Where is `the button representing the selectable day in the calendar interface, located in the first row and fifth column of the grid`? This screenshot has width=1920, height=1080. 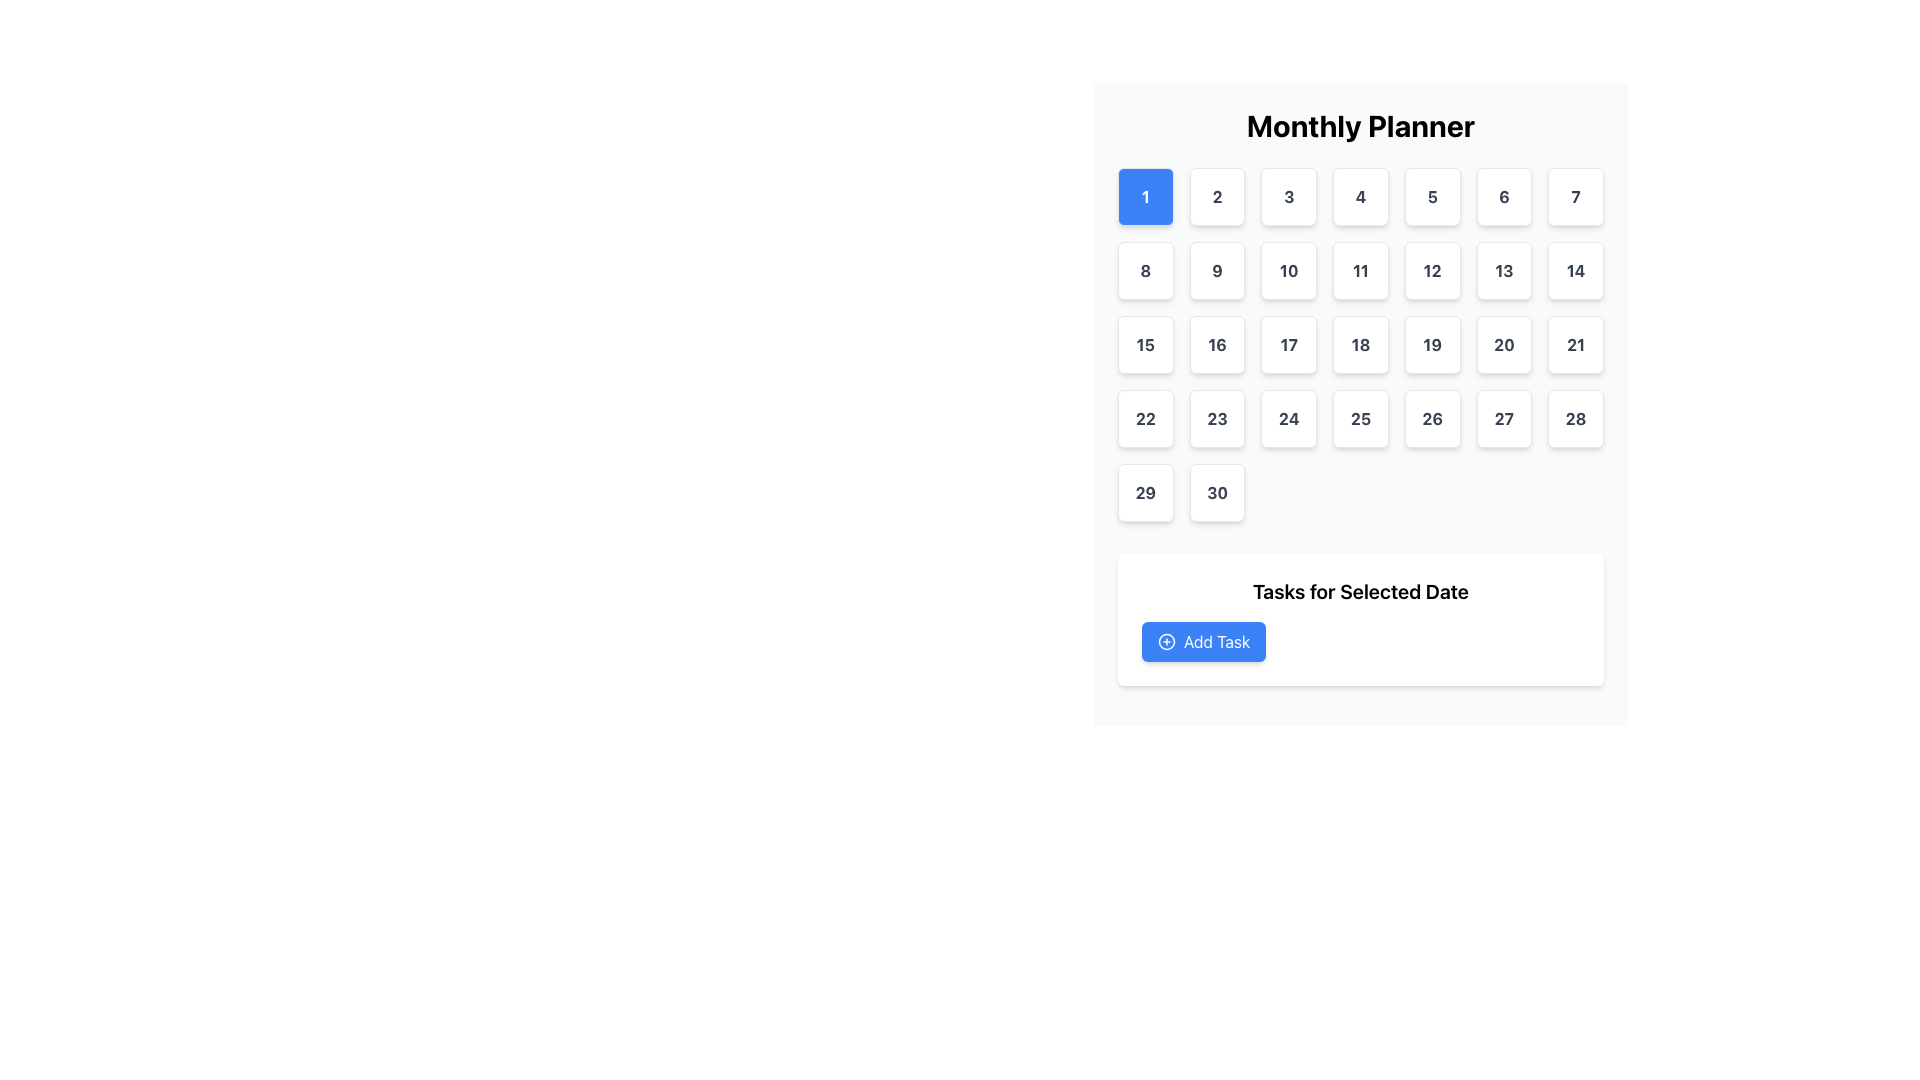 the button representing the selectable day in the calendar interface, located in the first row and fifth column of the grid is located at coordinates (1431, 196).